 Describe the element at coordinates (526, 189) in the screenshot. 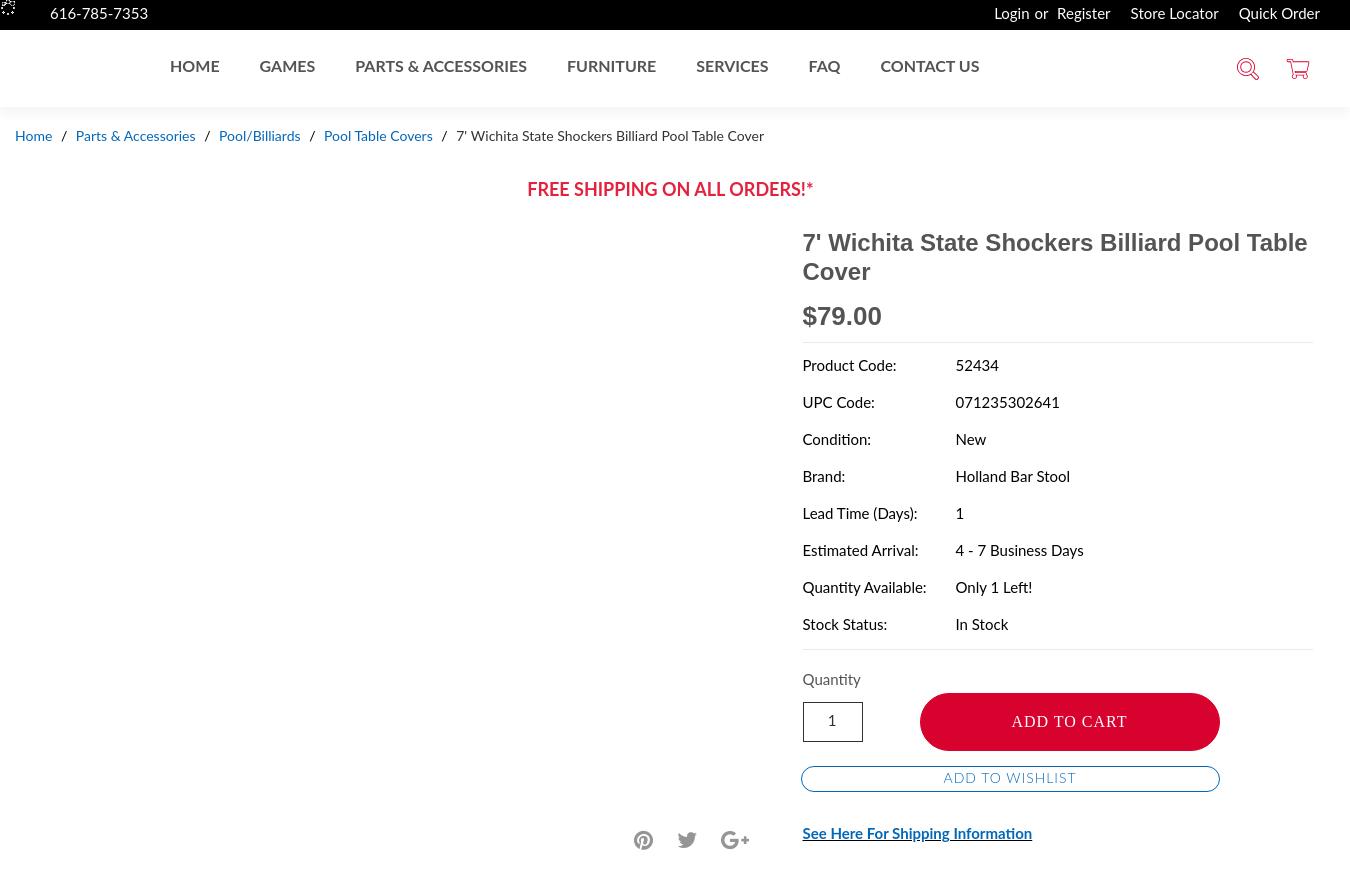

I see `'FREE SHIPPING ON ALL ORDERS!*'` at that location.